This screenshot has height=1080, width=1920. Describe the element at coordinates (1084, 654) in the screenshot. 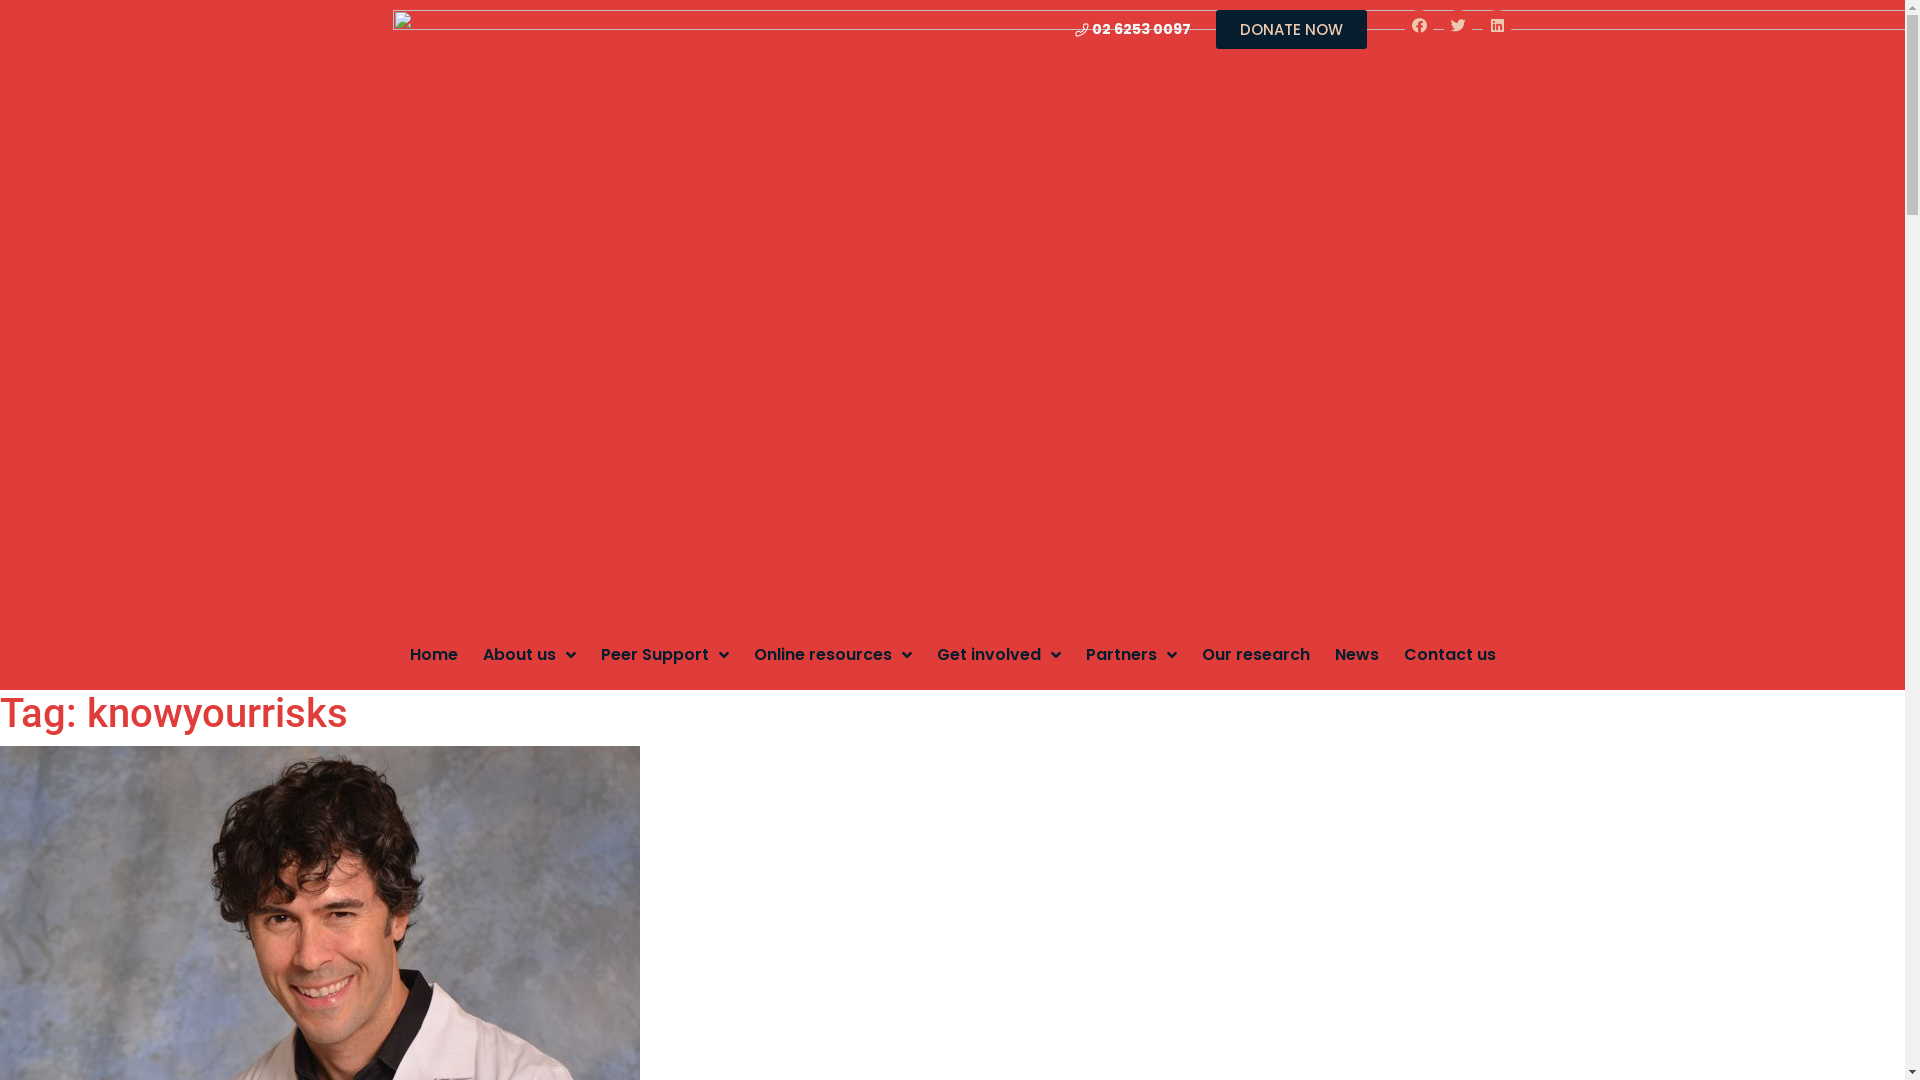

I see `'Partners'` at that location.